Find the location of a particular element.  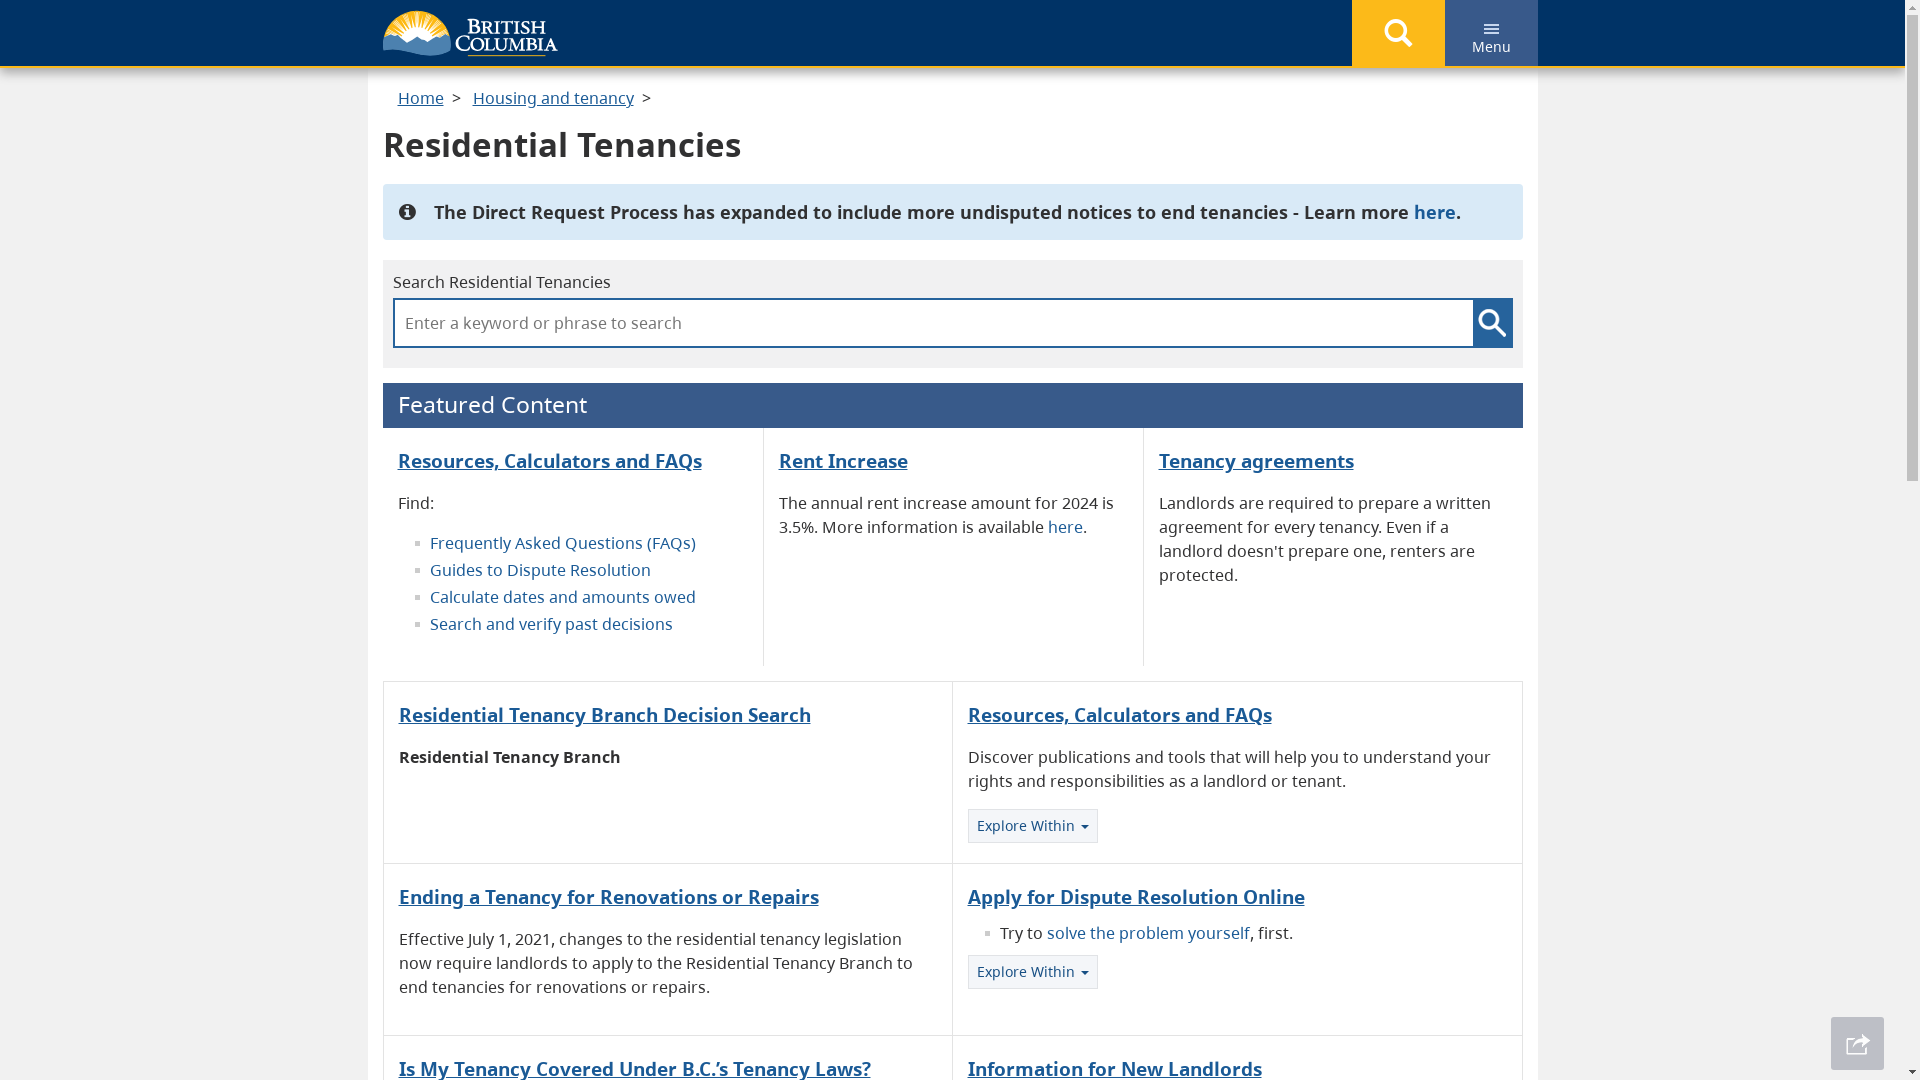

'Ending a Tenancy for Renovations or Repairs' is located at coordinates (607, 895).